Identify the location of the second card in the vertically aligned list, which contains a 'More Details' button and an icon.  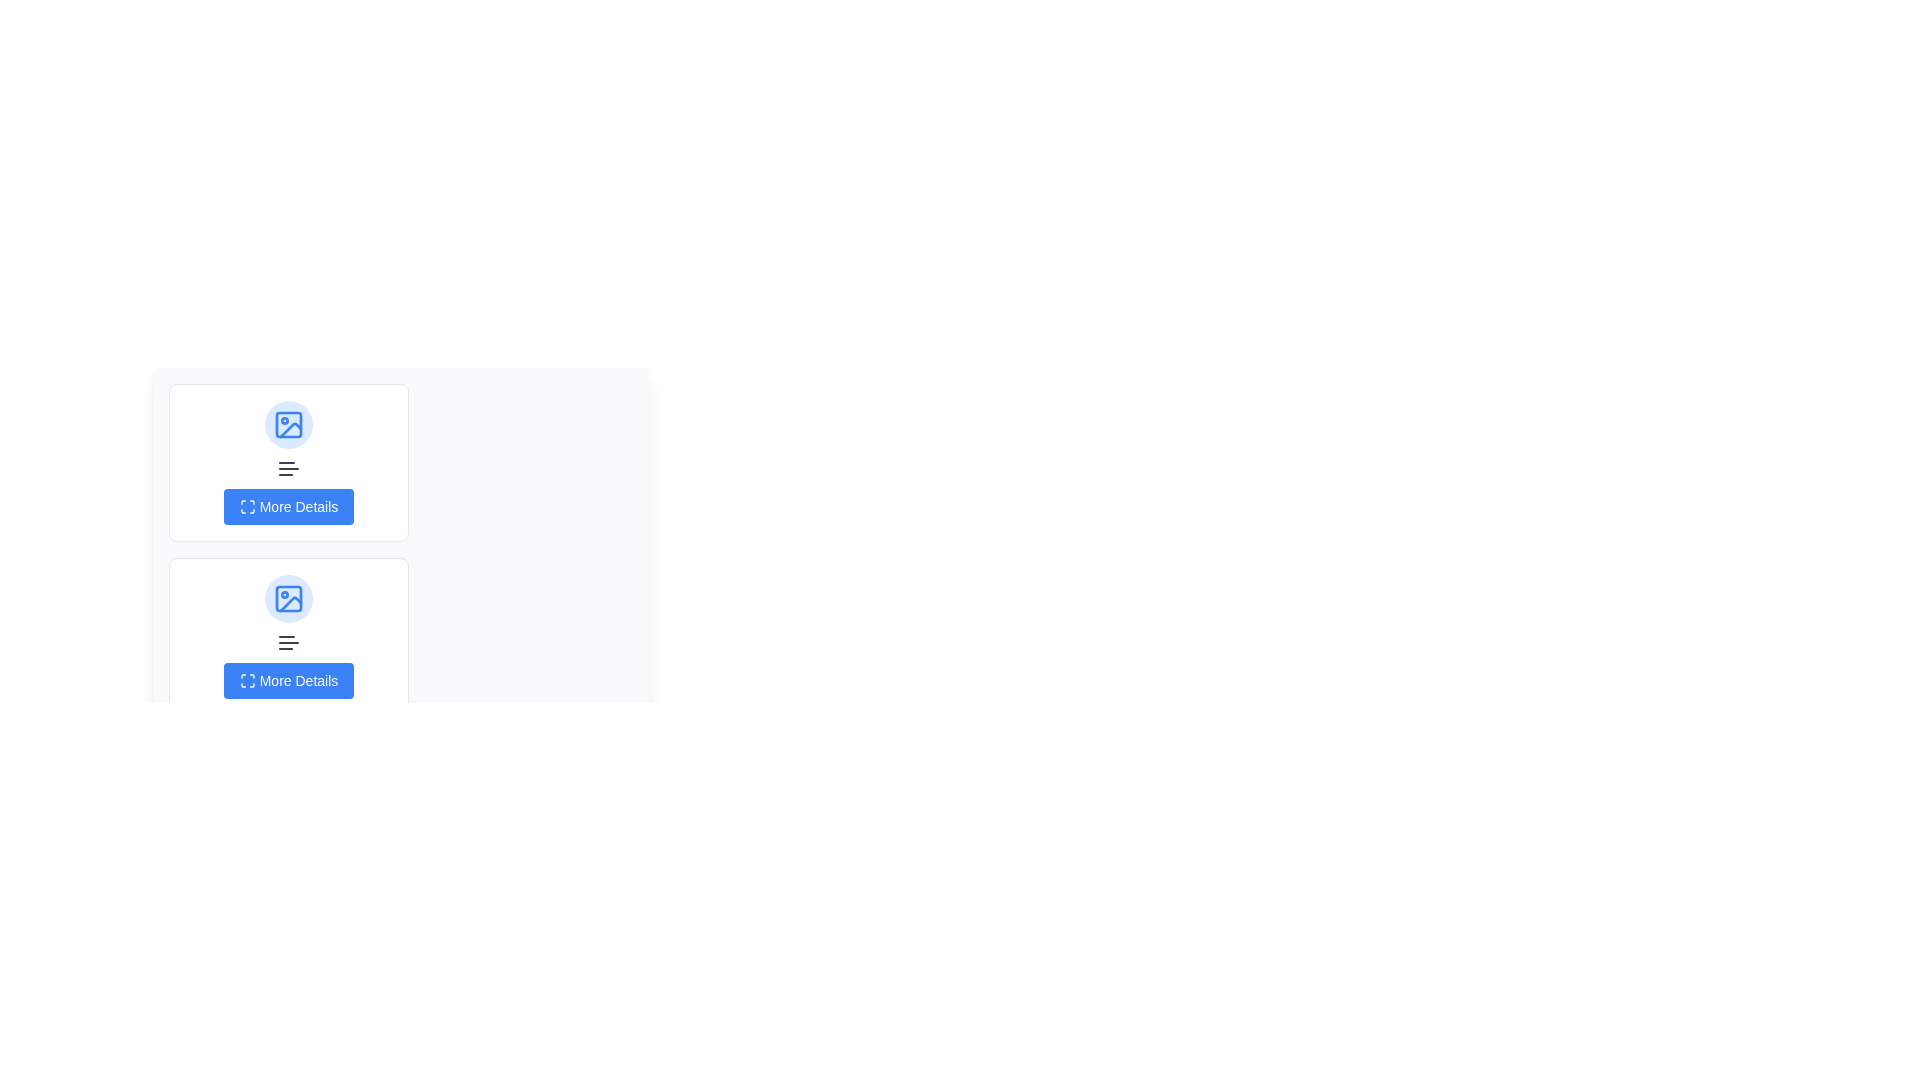
(287, 636).